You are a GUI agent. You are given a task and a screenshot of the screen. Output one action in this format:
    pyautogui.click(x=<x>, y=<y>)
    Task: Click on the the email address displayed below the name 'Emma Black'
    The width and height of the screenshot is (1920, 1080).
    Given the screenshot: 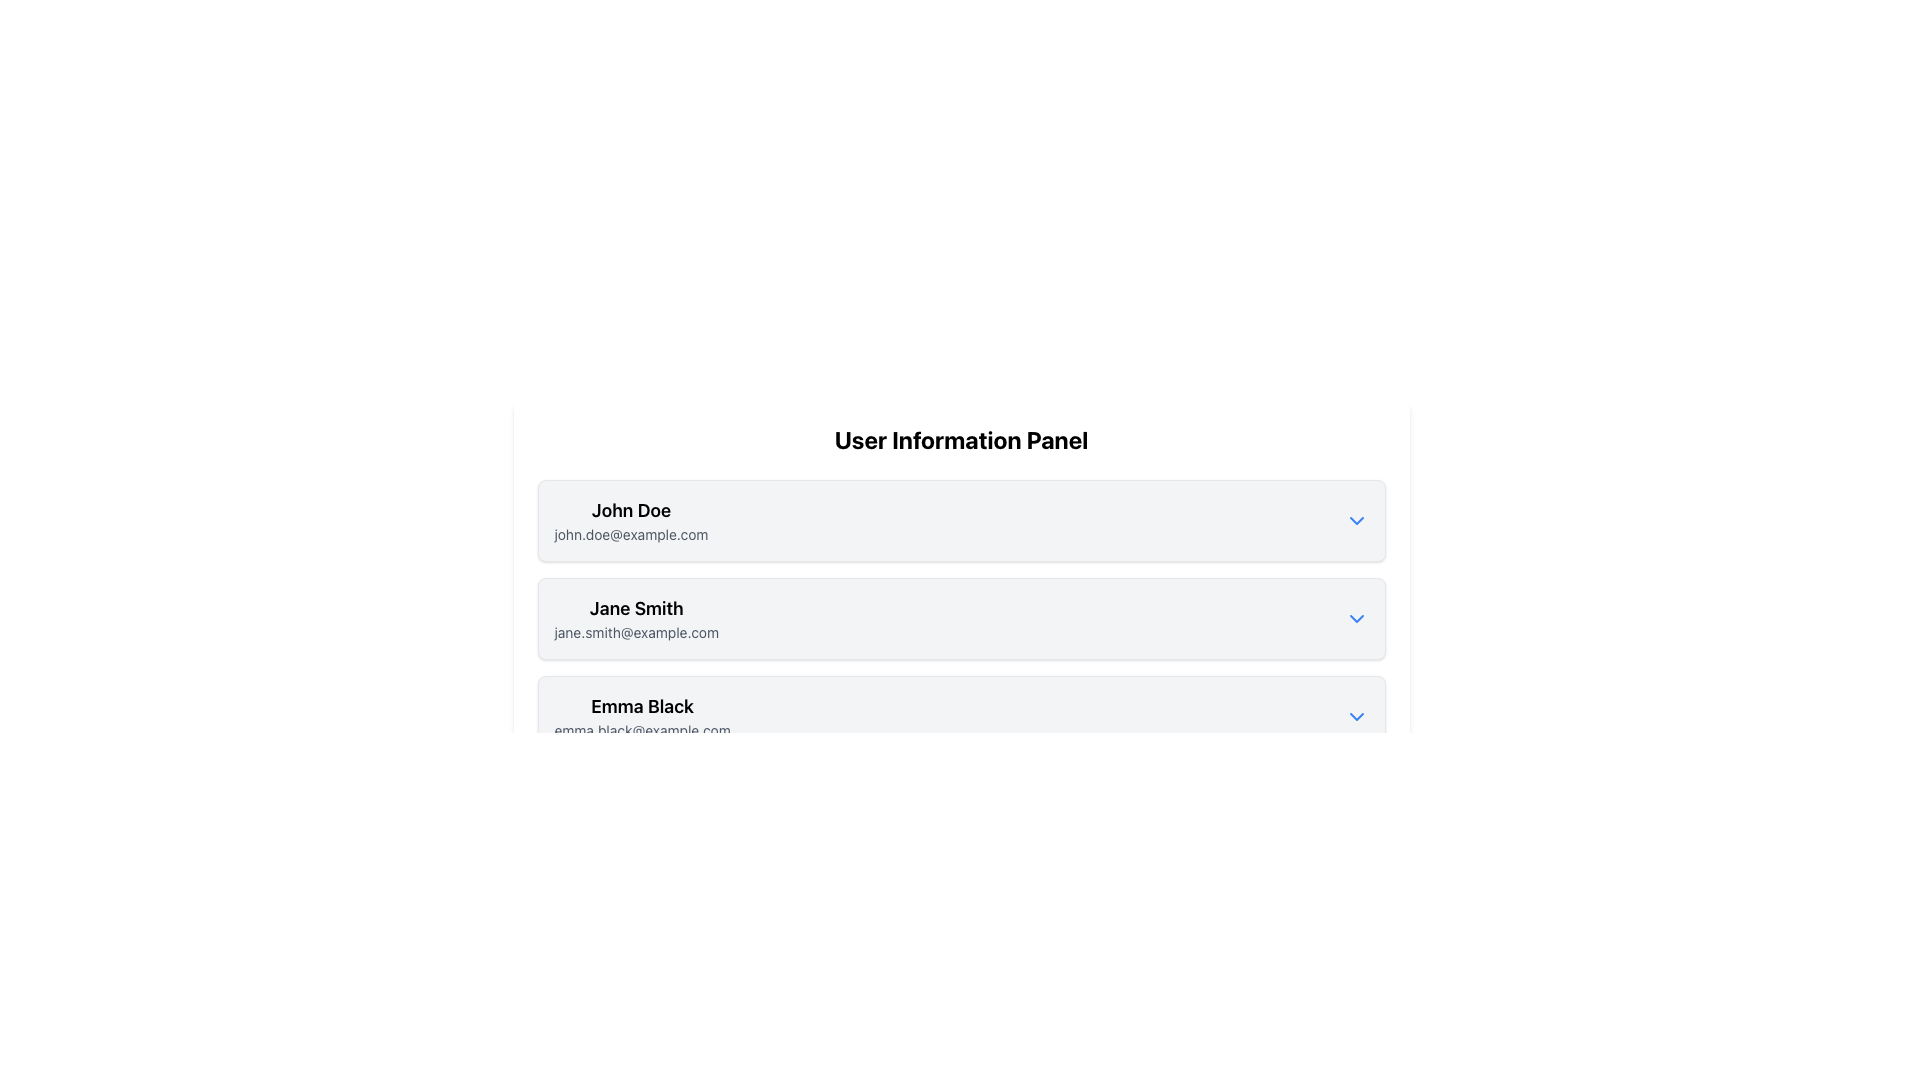 What is the action you would take?
    pyautogui.click(x=642, y=731)
    